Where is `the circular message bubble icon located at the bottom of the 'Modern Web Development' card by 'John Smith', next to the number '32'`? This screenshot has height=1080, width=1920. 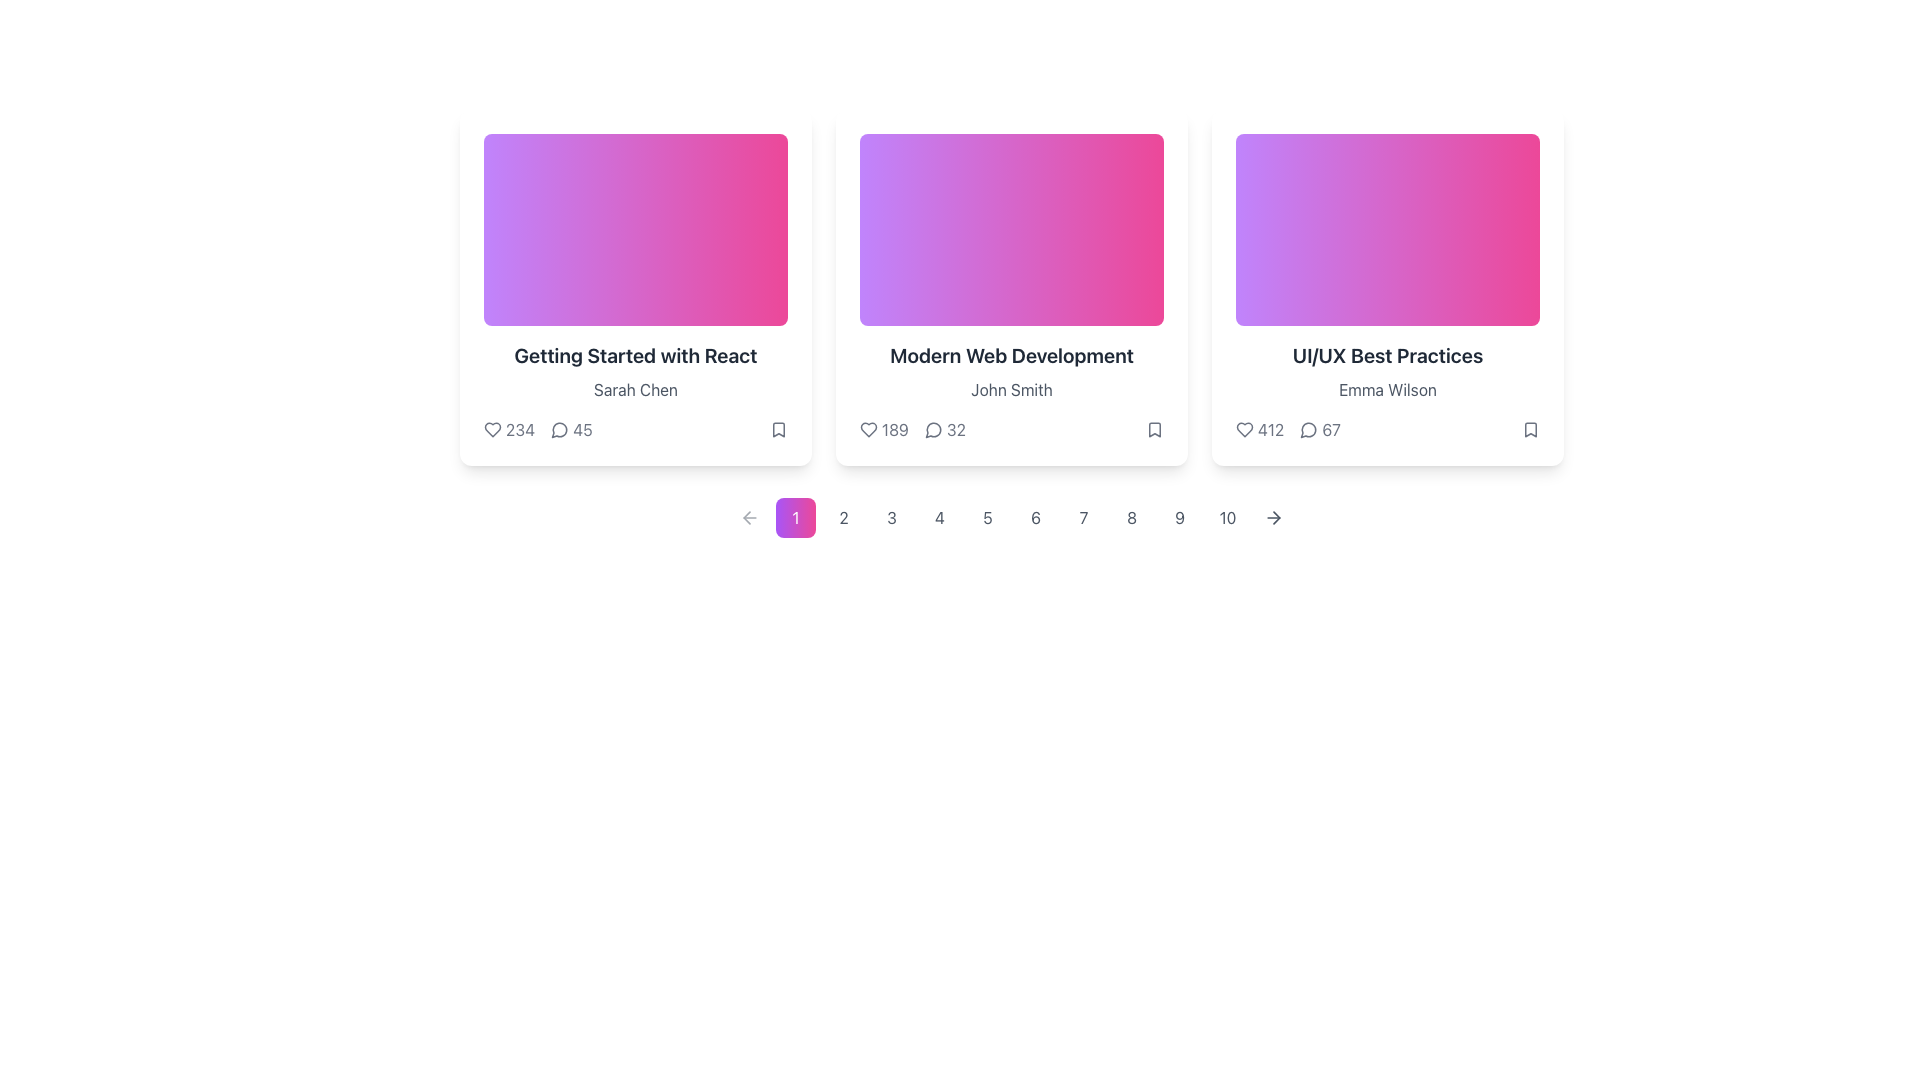
the circular message bubble icon located at the bottom of the 'Modern Web Development' card by 'John Smith', next to the number '32' is located at coordinates (932, 428).